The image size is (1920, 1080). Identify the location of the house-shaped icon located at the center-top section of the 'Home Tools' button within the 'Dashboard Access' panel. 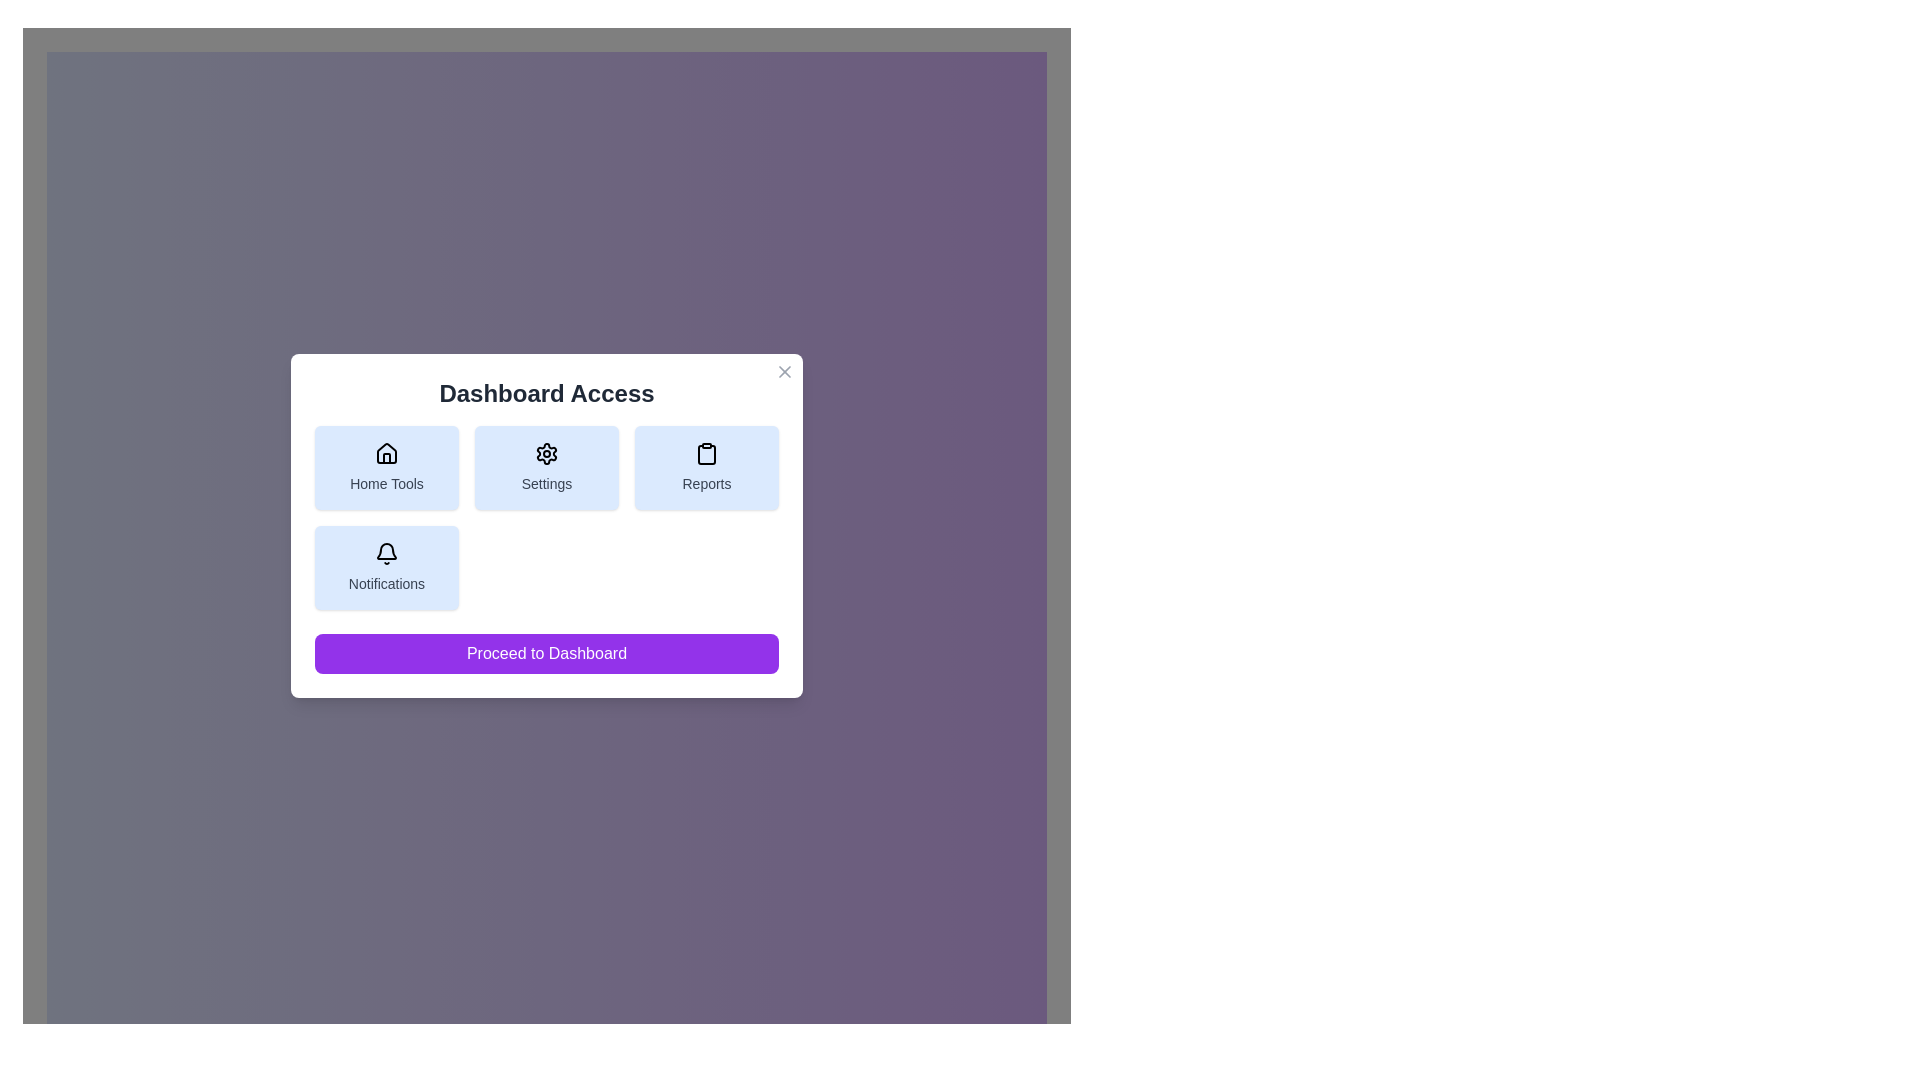
(387, 454).